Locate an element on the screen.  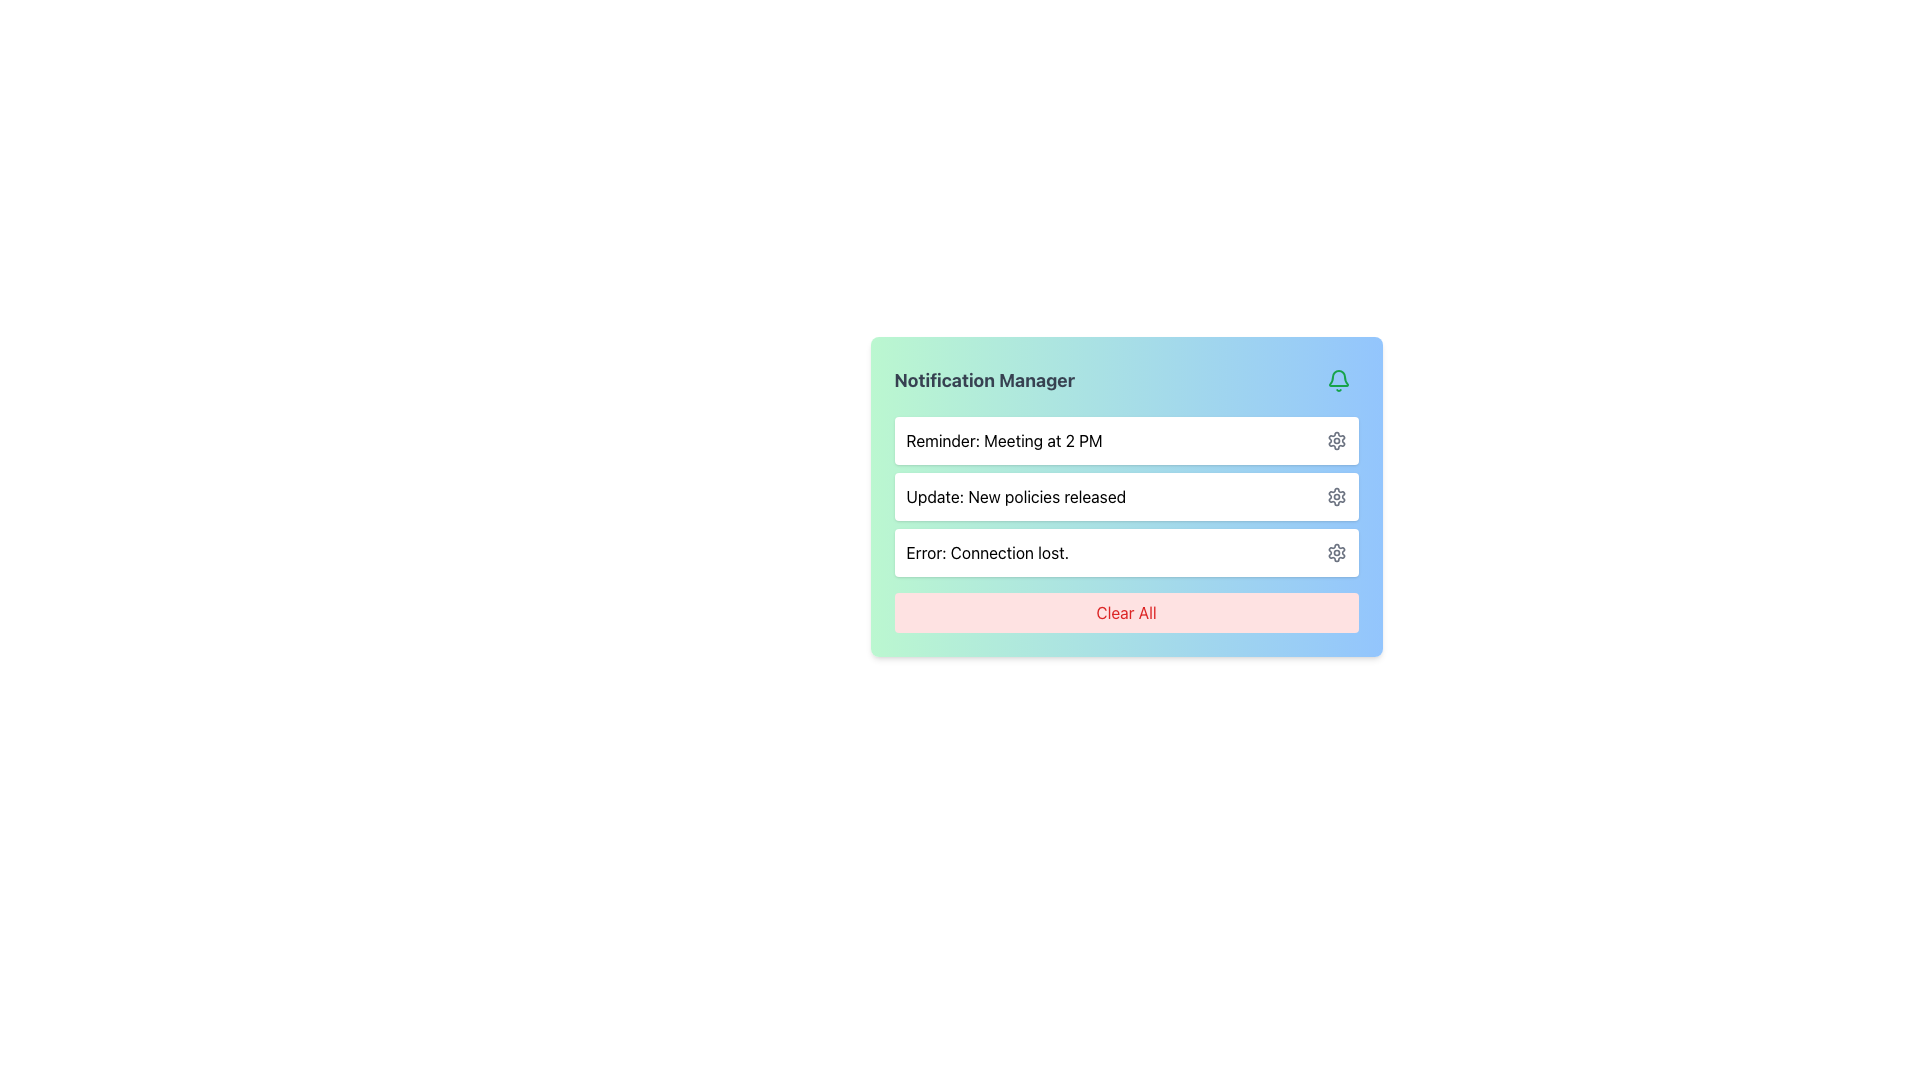
the gear-shaped icon button next to the reminder notification labeled 'Reminder: Meeting at 2 PM' is located at coordinates (1336, 439).